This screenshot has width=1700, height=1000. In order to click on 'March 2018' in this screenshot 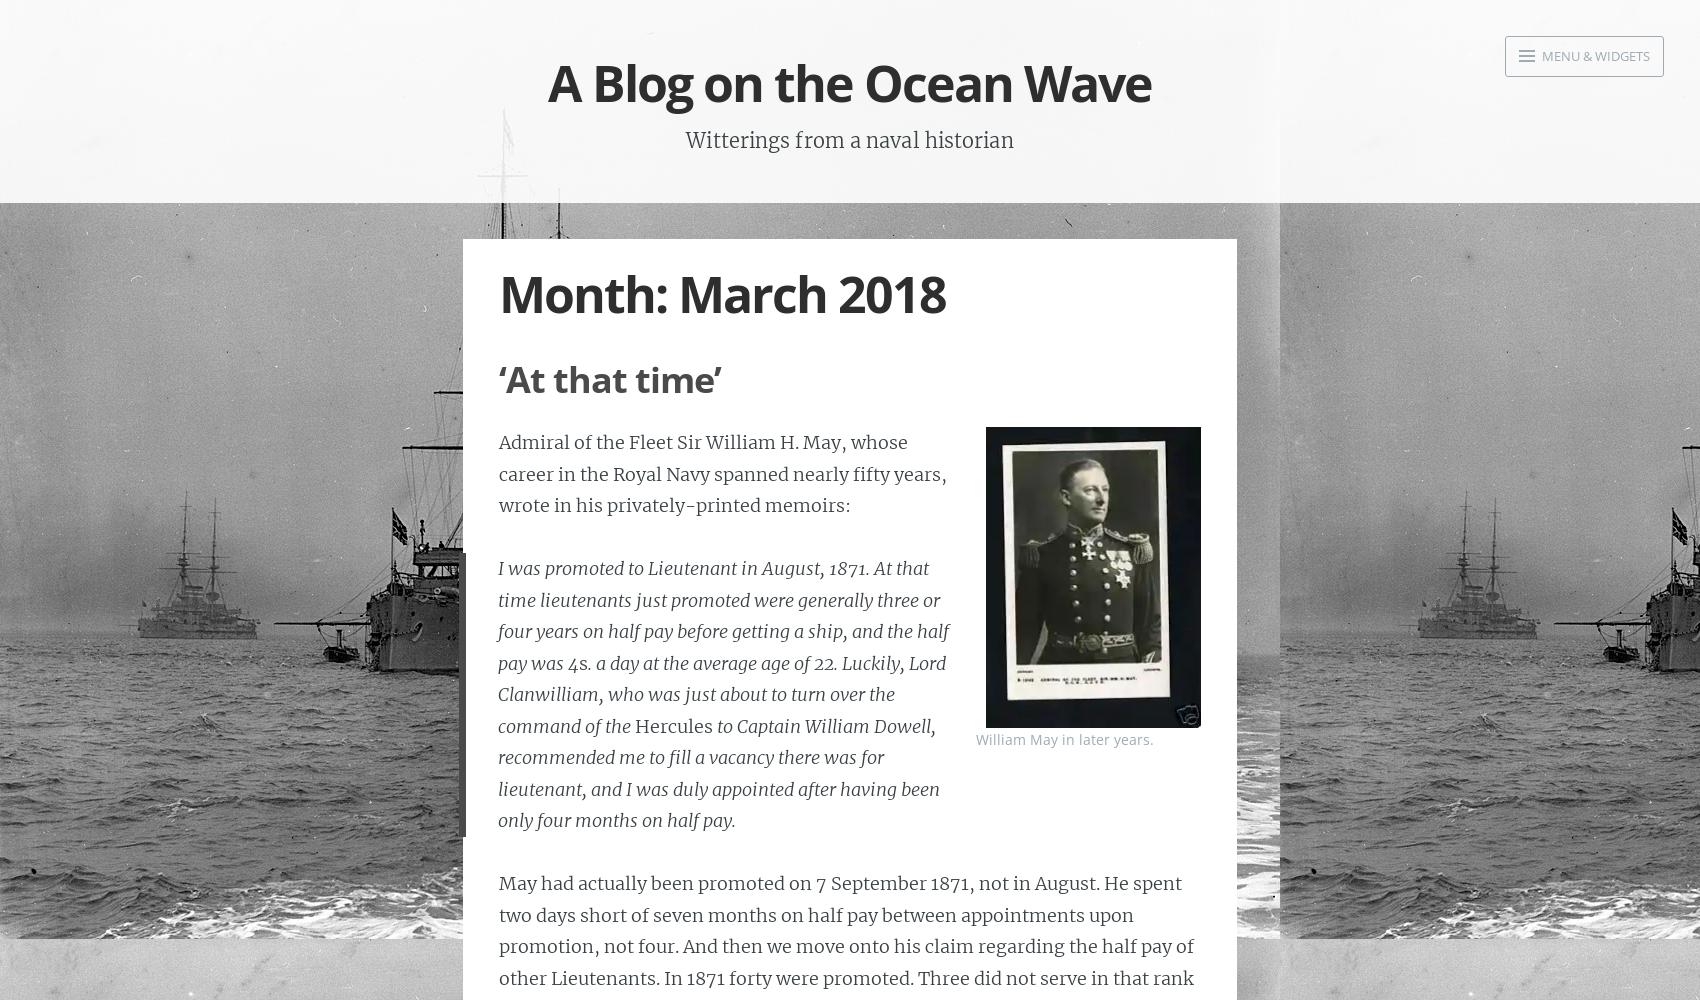, I will do `click(677, 293)`.